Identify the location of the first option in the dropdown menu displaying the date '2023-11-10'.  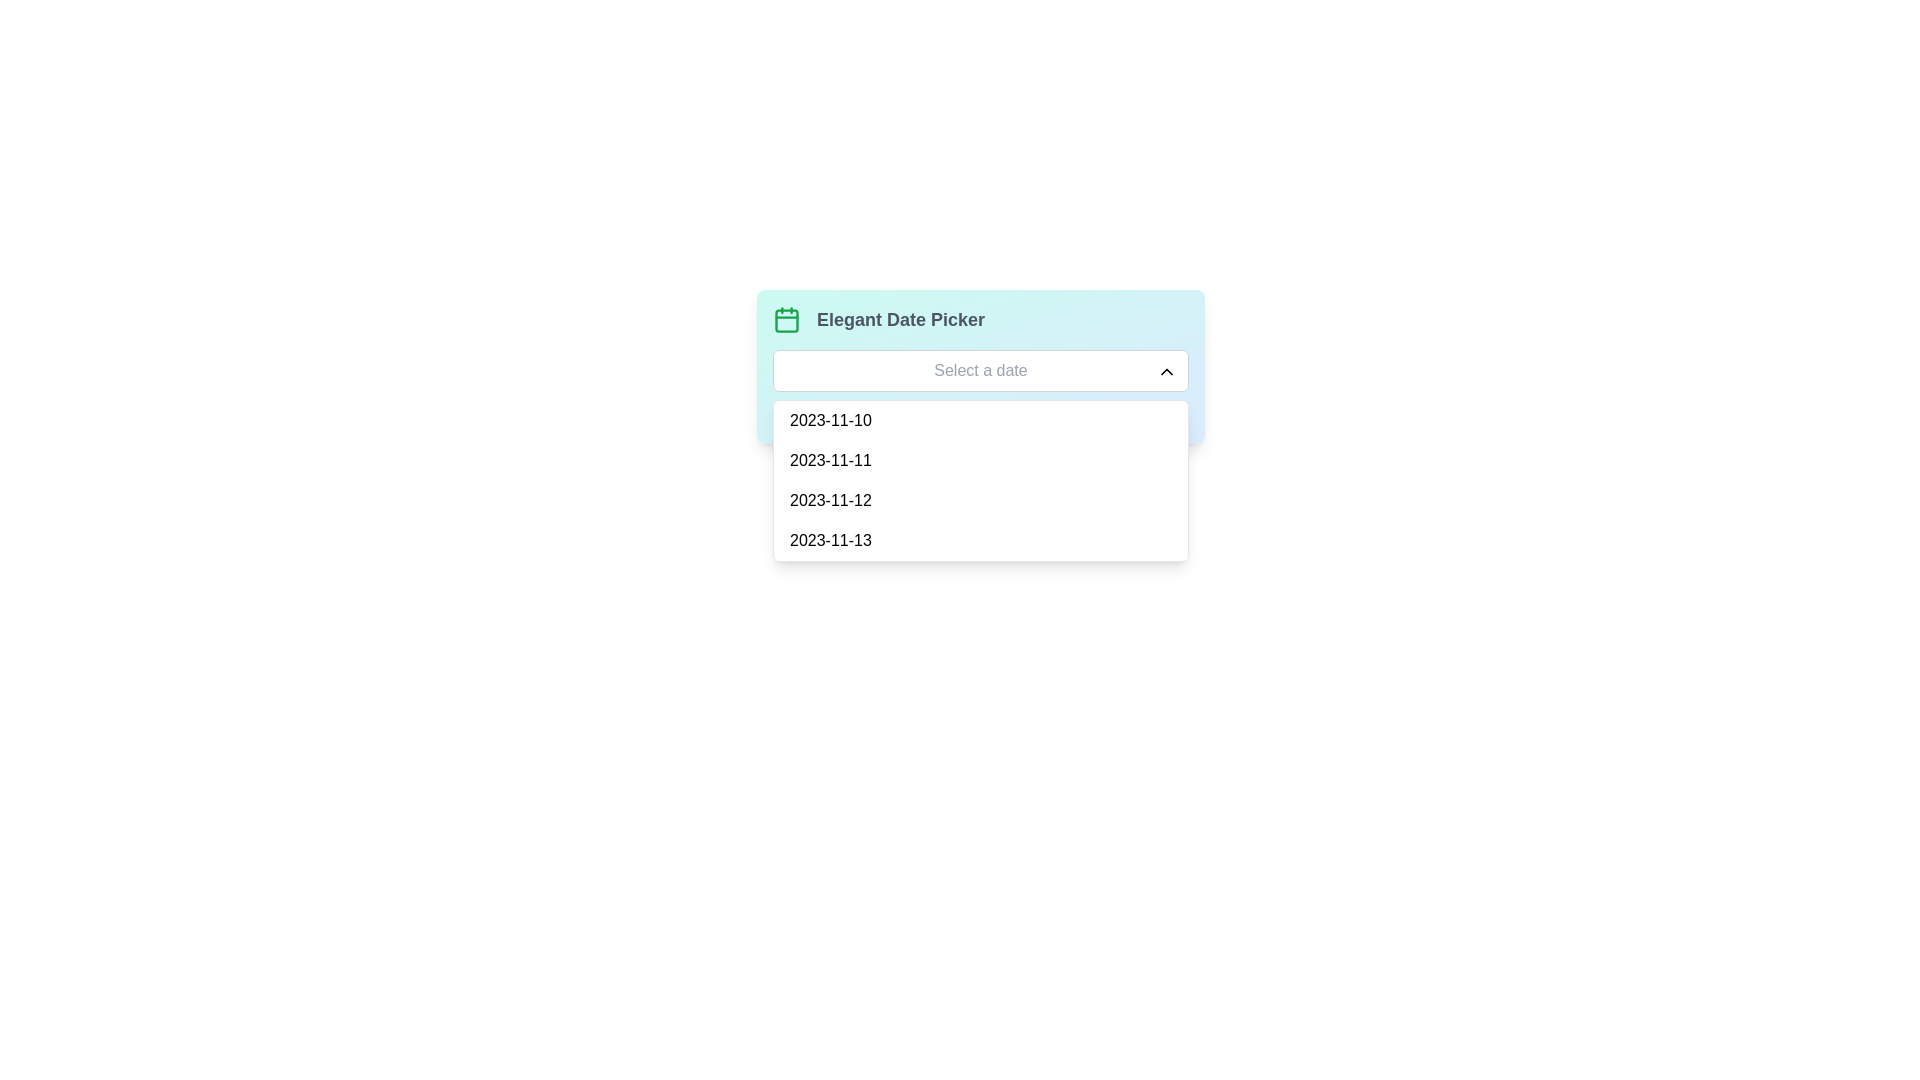
(980, 419).